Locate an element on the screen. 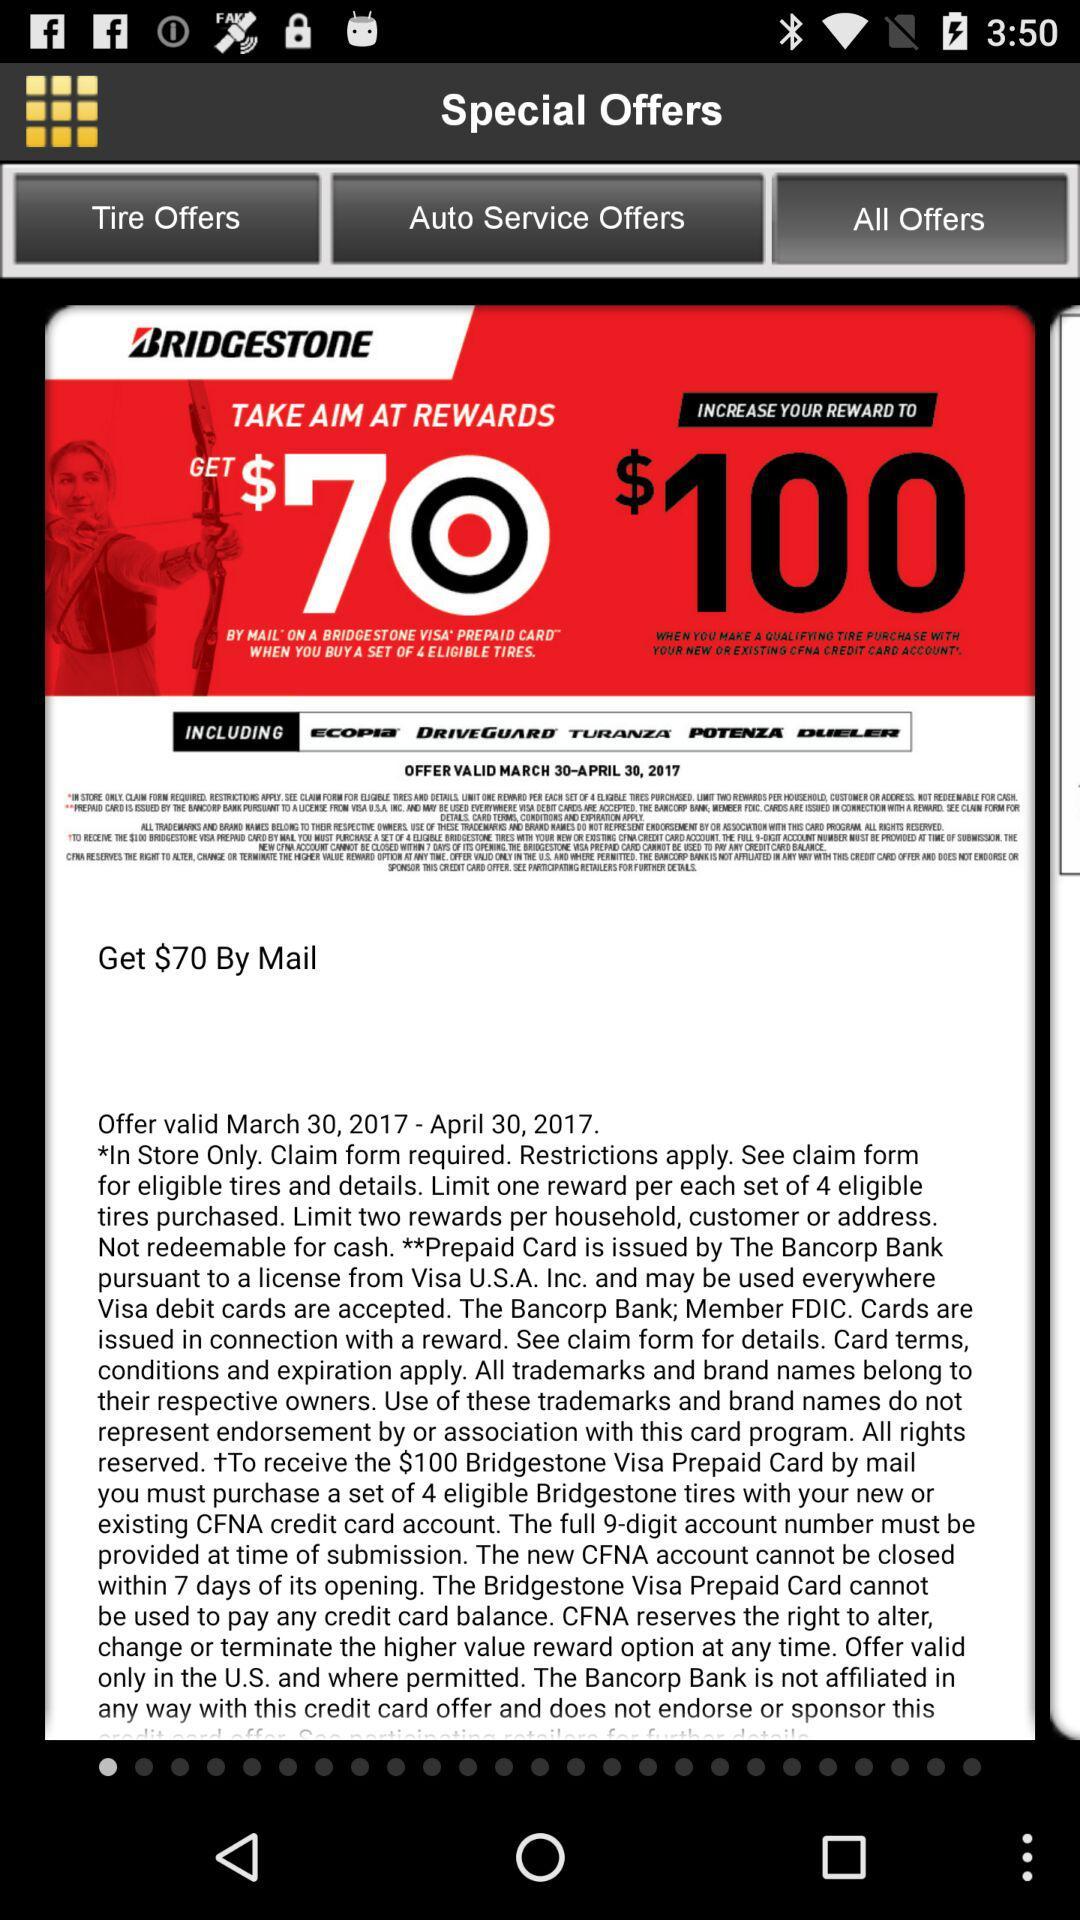 This screenshot has height=1920, width=1080. next page is located at coordinates (1063, 593).